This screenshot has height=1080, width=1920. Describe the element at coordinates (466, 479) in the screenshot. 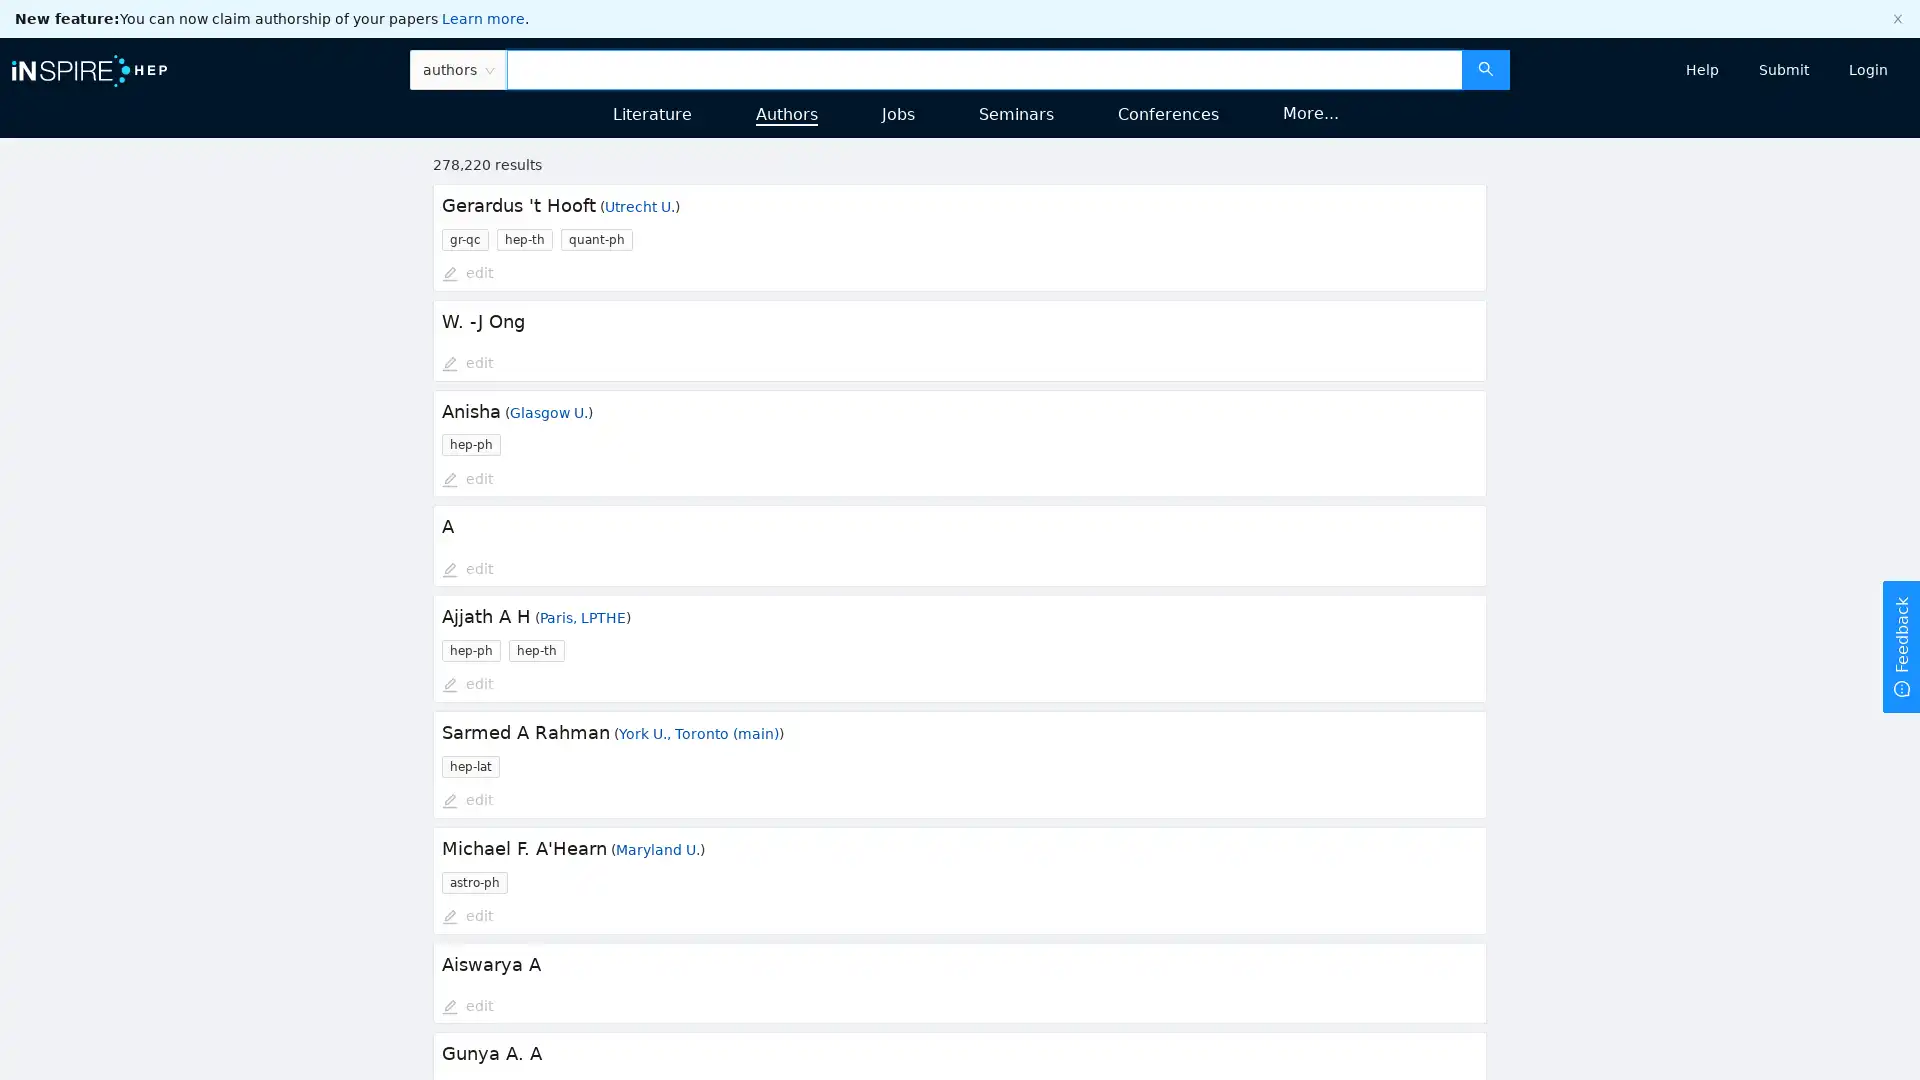

I see `edit edit` at that location.